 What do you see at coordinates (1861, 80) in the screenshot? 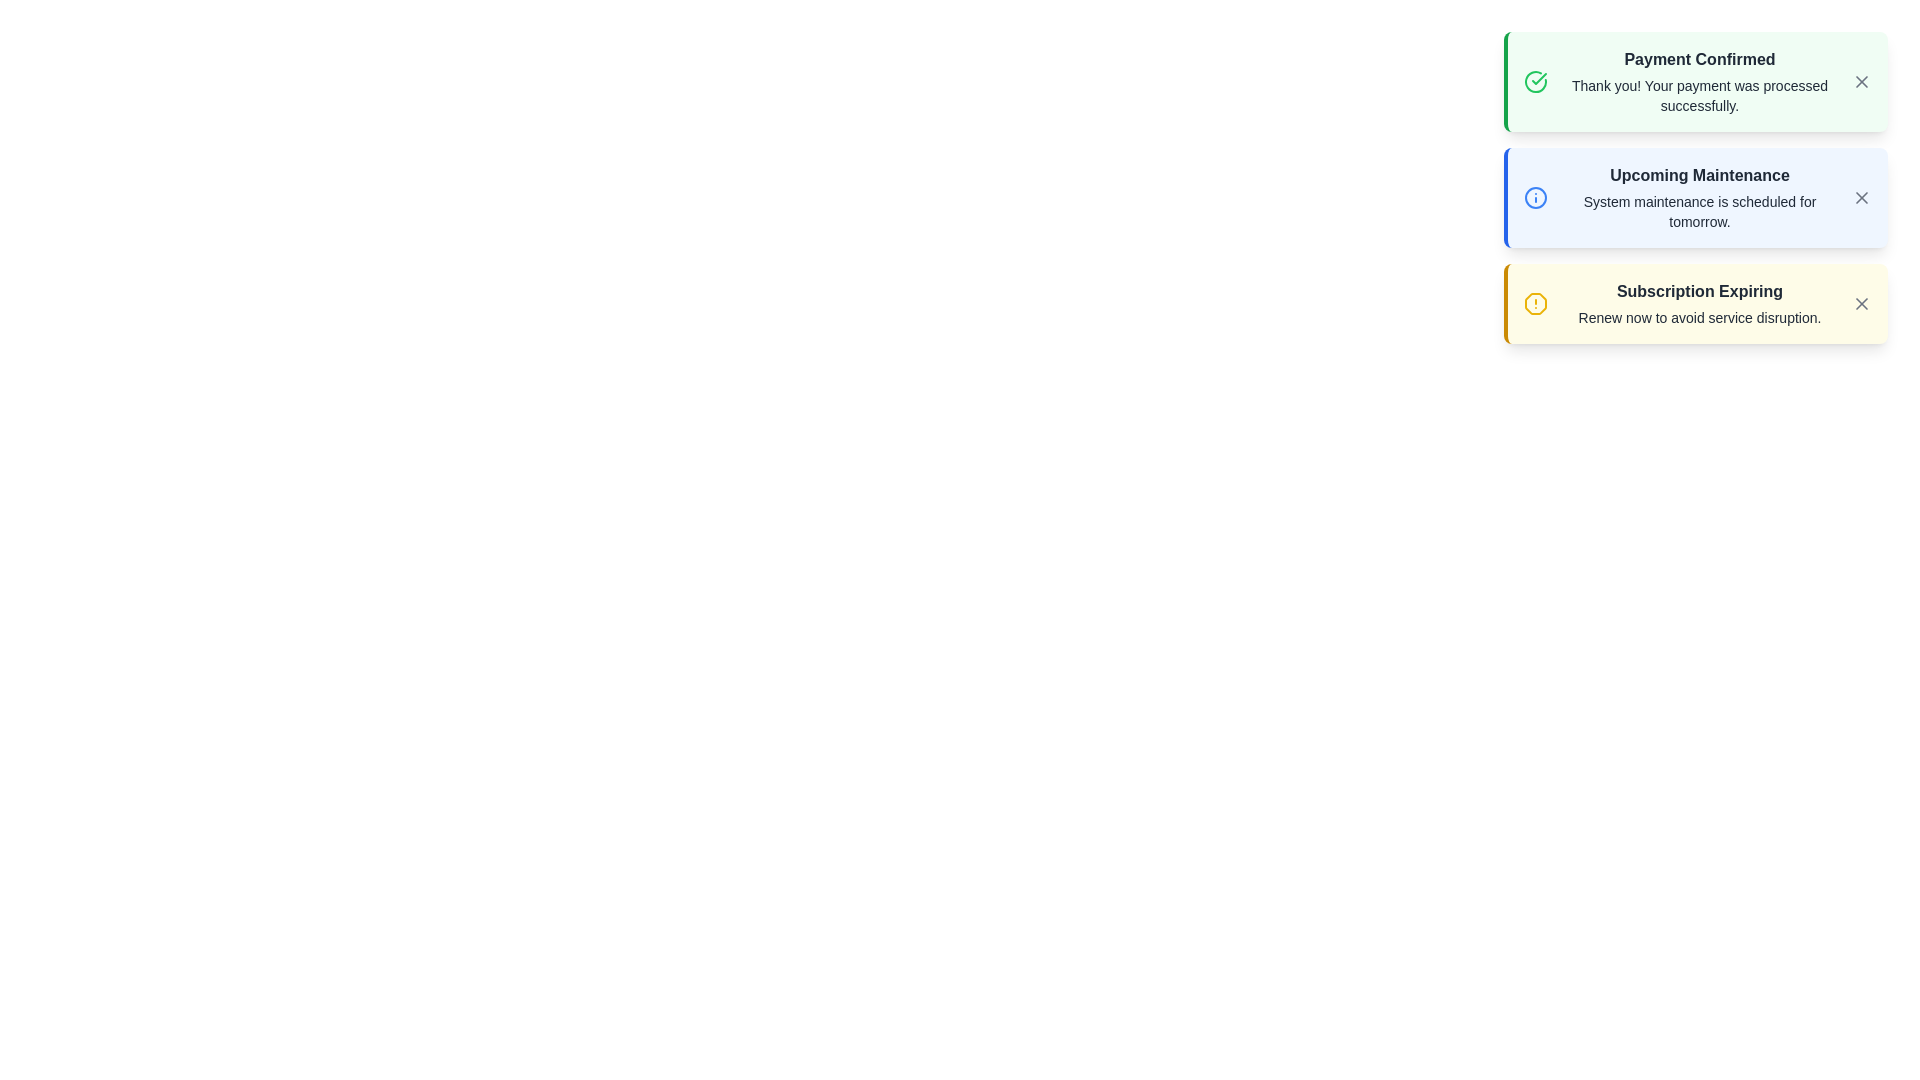
I see `close button of the notification with the title 'Payment Confirmed'` at bounding box center [1861, 80].